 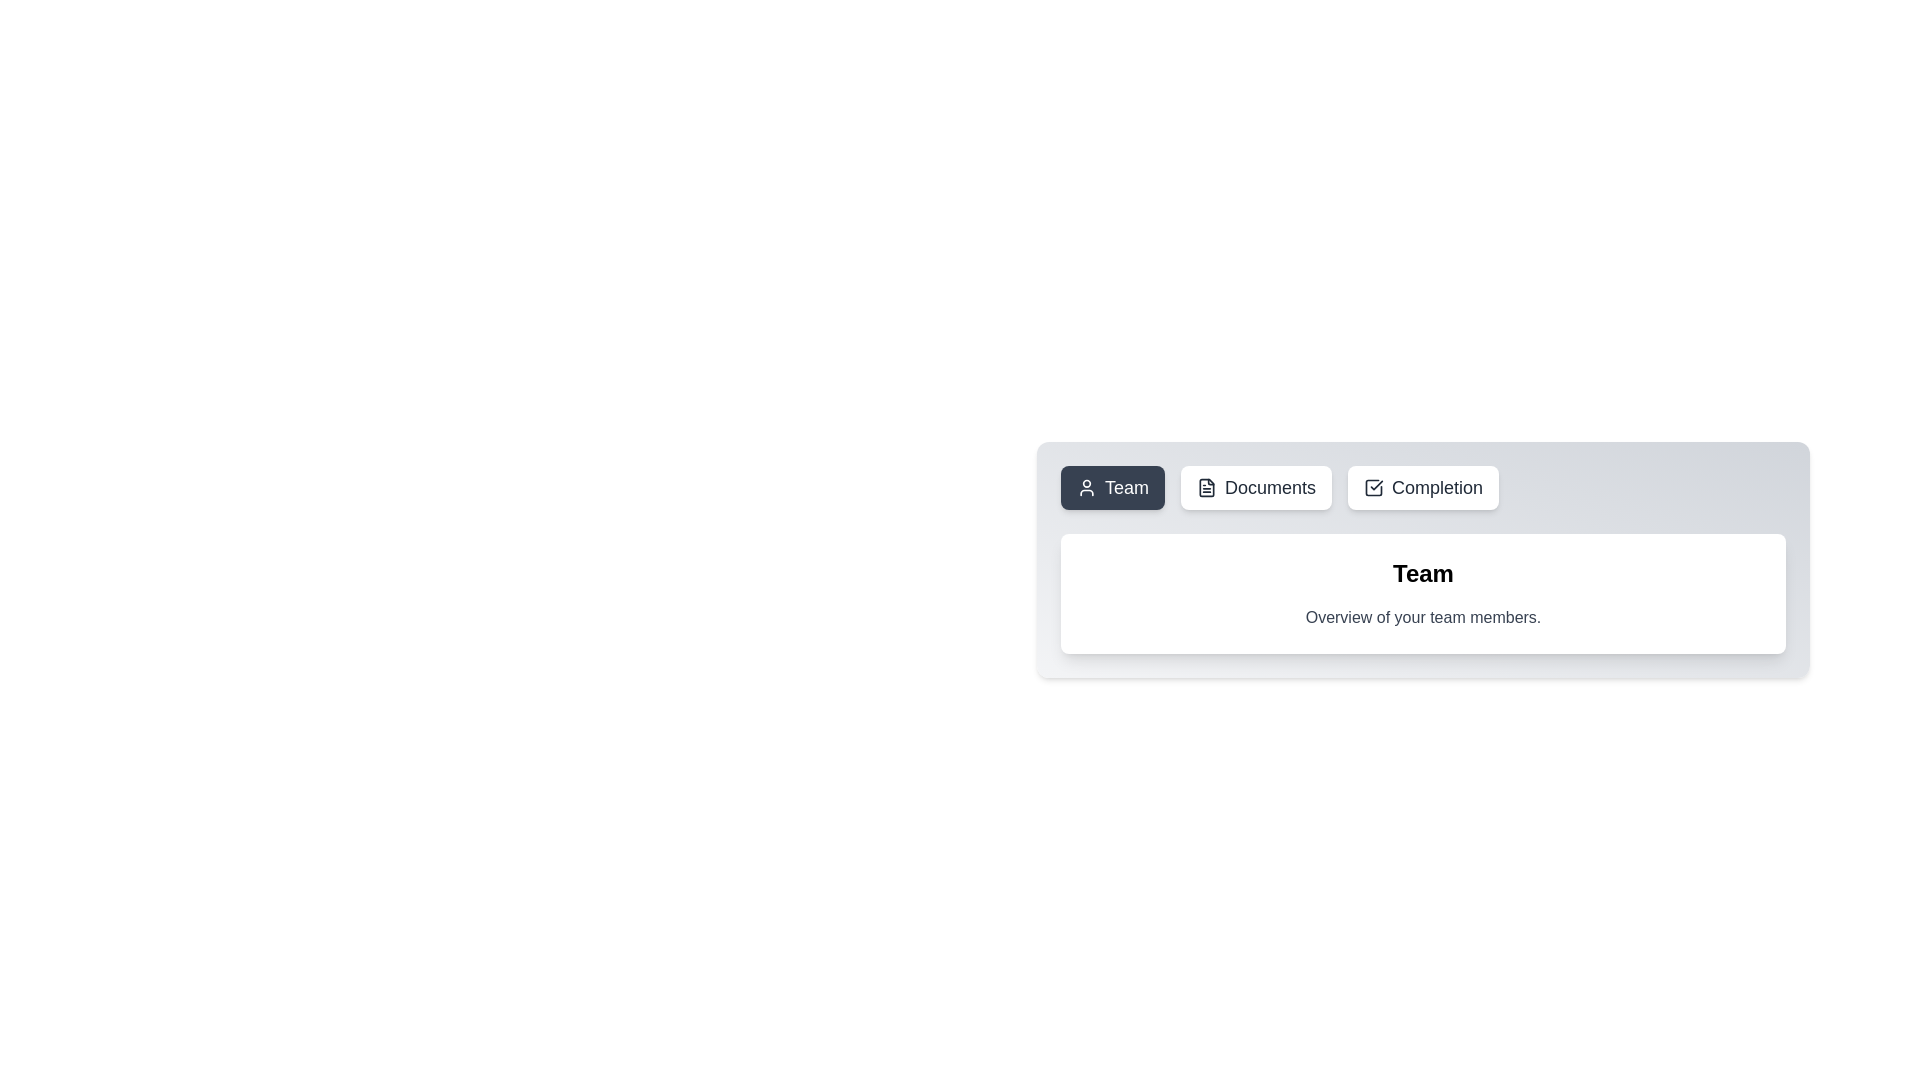 I want to click on the 'Team' button, which is the first button in a row of three buttons labeled 'Team', 'Documents', and 'Completion', so click(x=1112, y=488).